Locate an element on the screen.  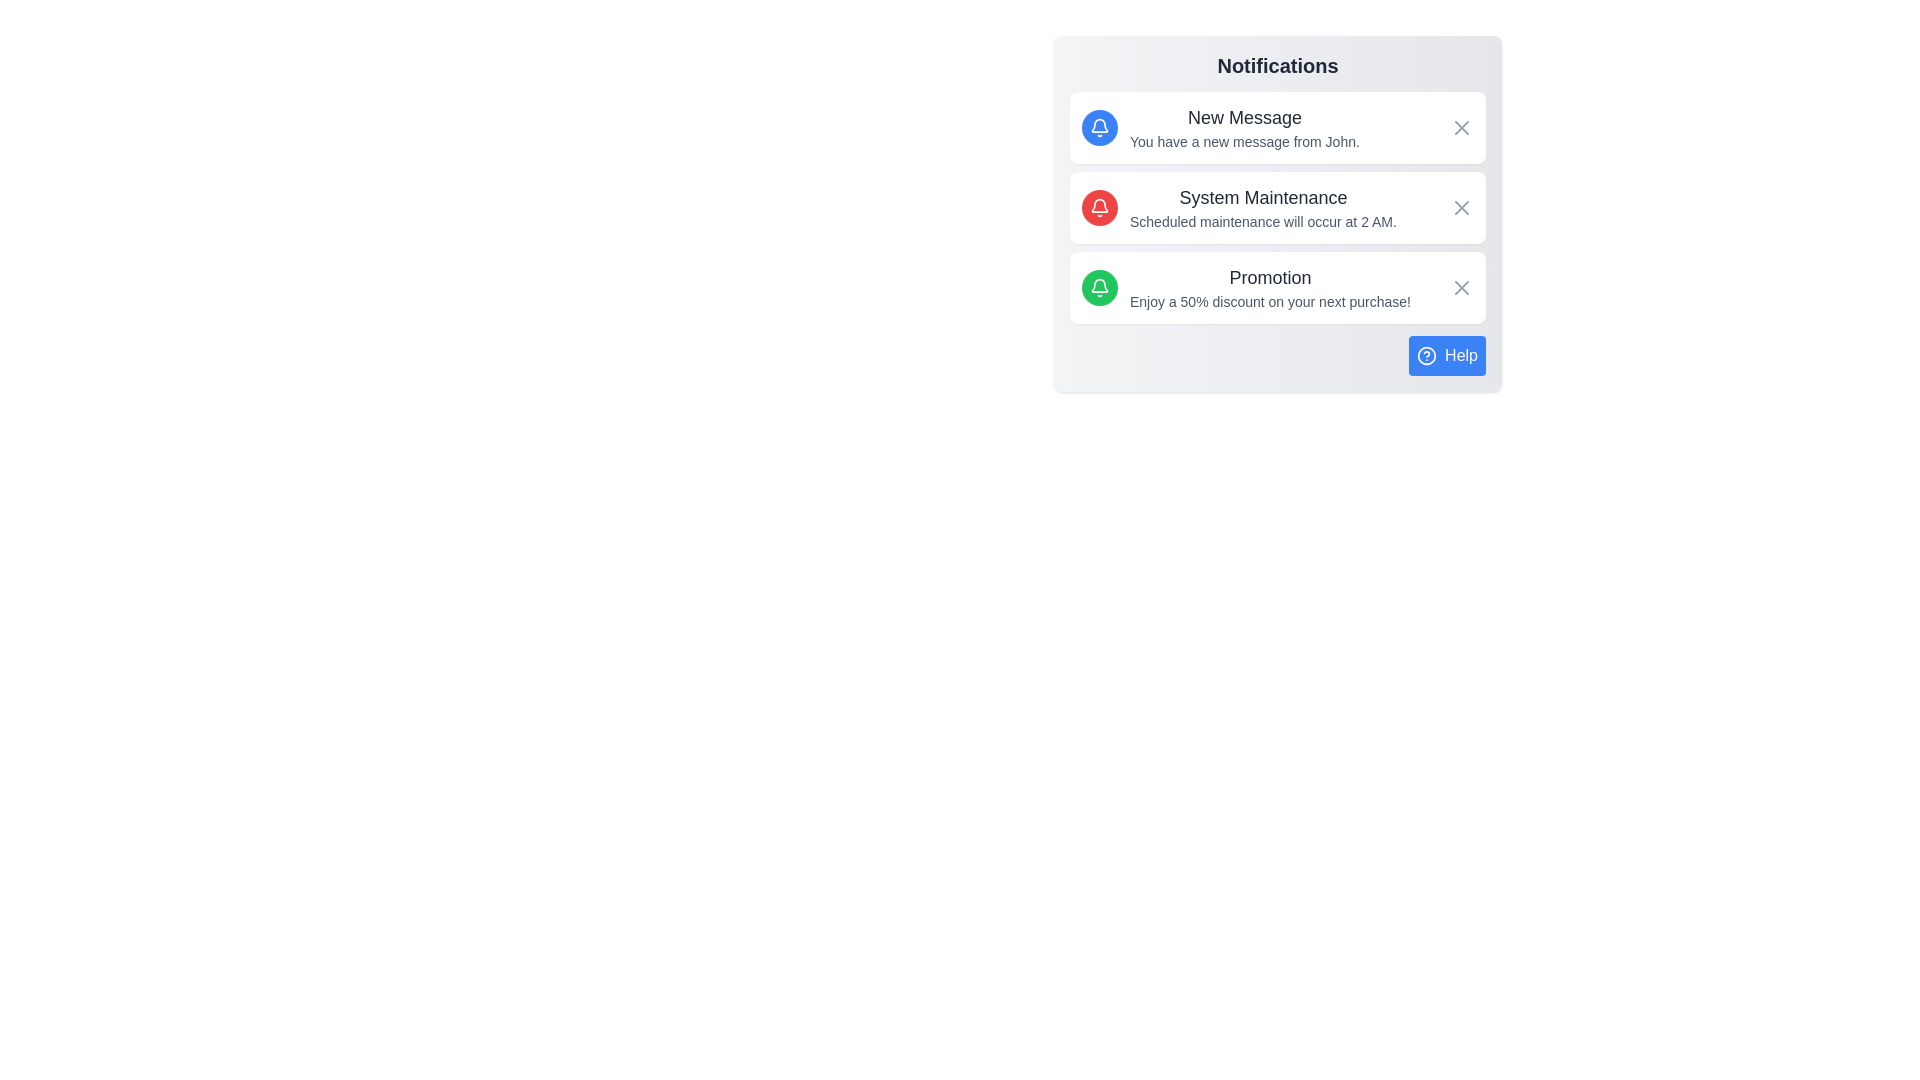
the second notification in the list regarding scheduled system maintenance for further interaction is located at coordinates (1262, 208).